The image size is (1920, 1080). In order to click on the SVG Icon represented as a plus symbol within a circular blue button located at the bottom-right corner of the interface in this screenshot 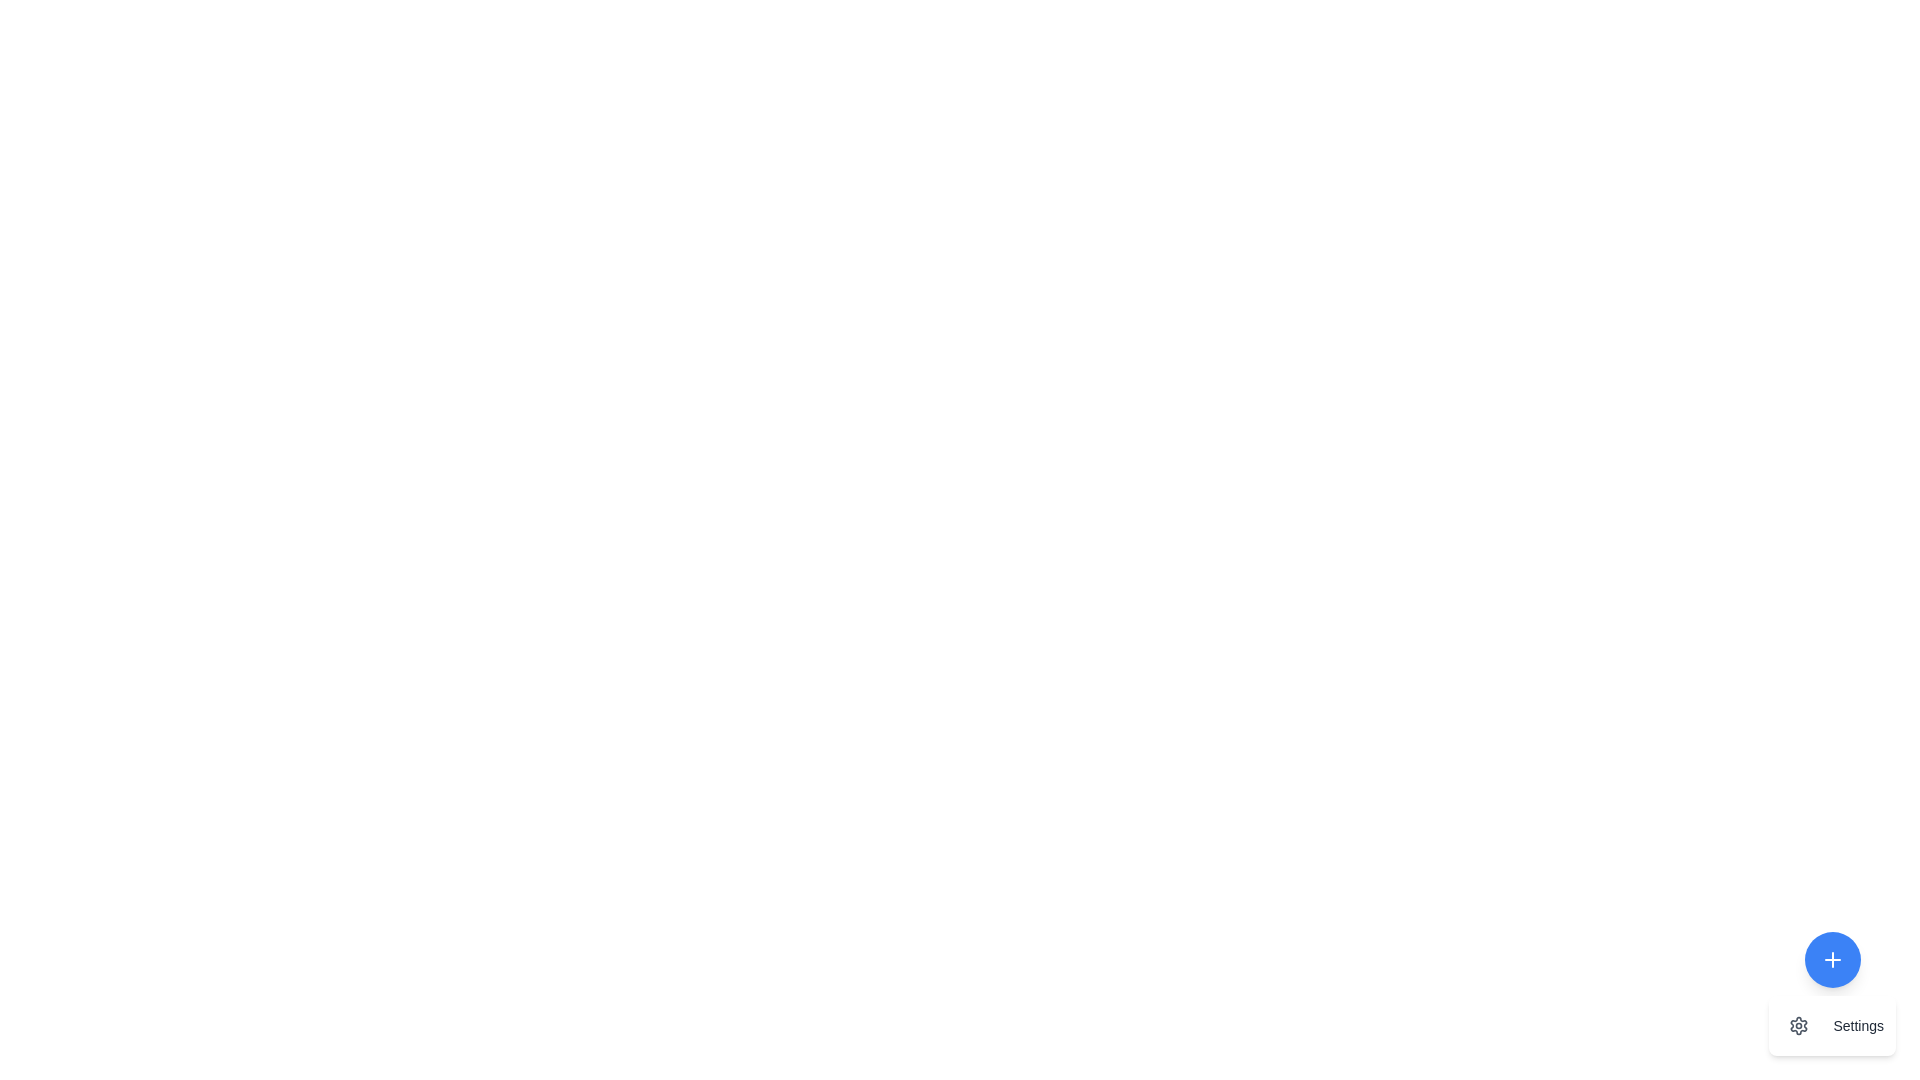, I will do `click(1832, 959)`.